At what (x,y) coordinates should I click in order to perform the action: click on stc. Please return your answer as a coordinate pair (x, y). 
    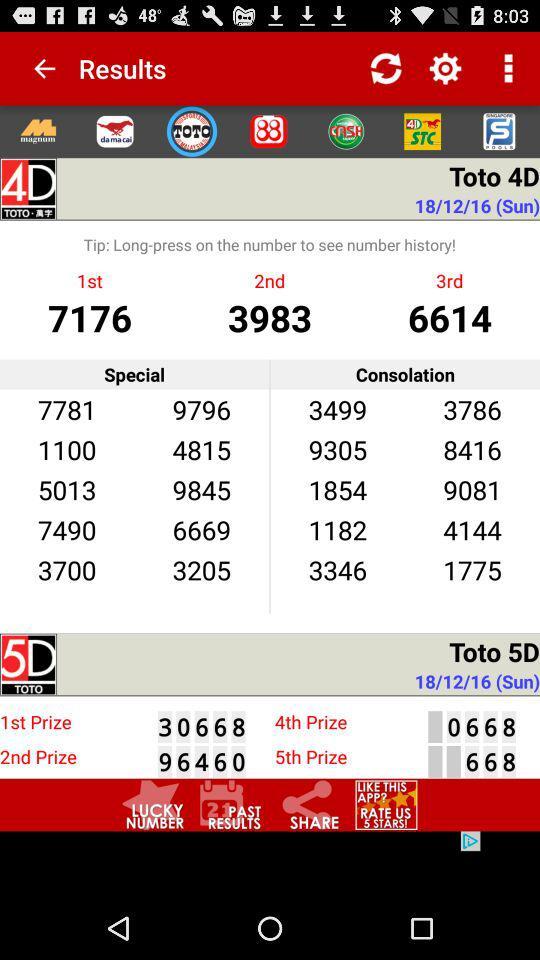
    Looking at the image, I should click on (421, 130).